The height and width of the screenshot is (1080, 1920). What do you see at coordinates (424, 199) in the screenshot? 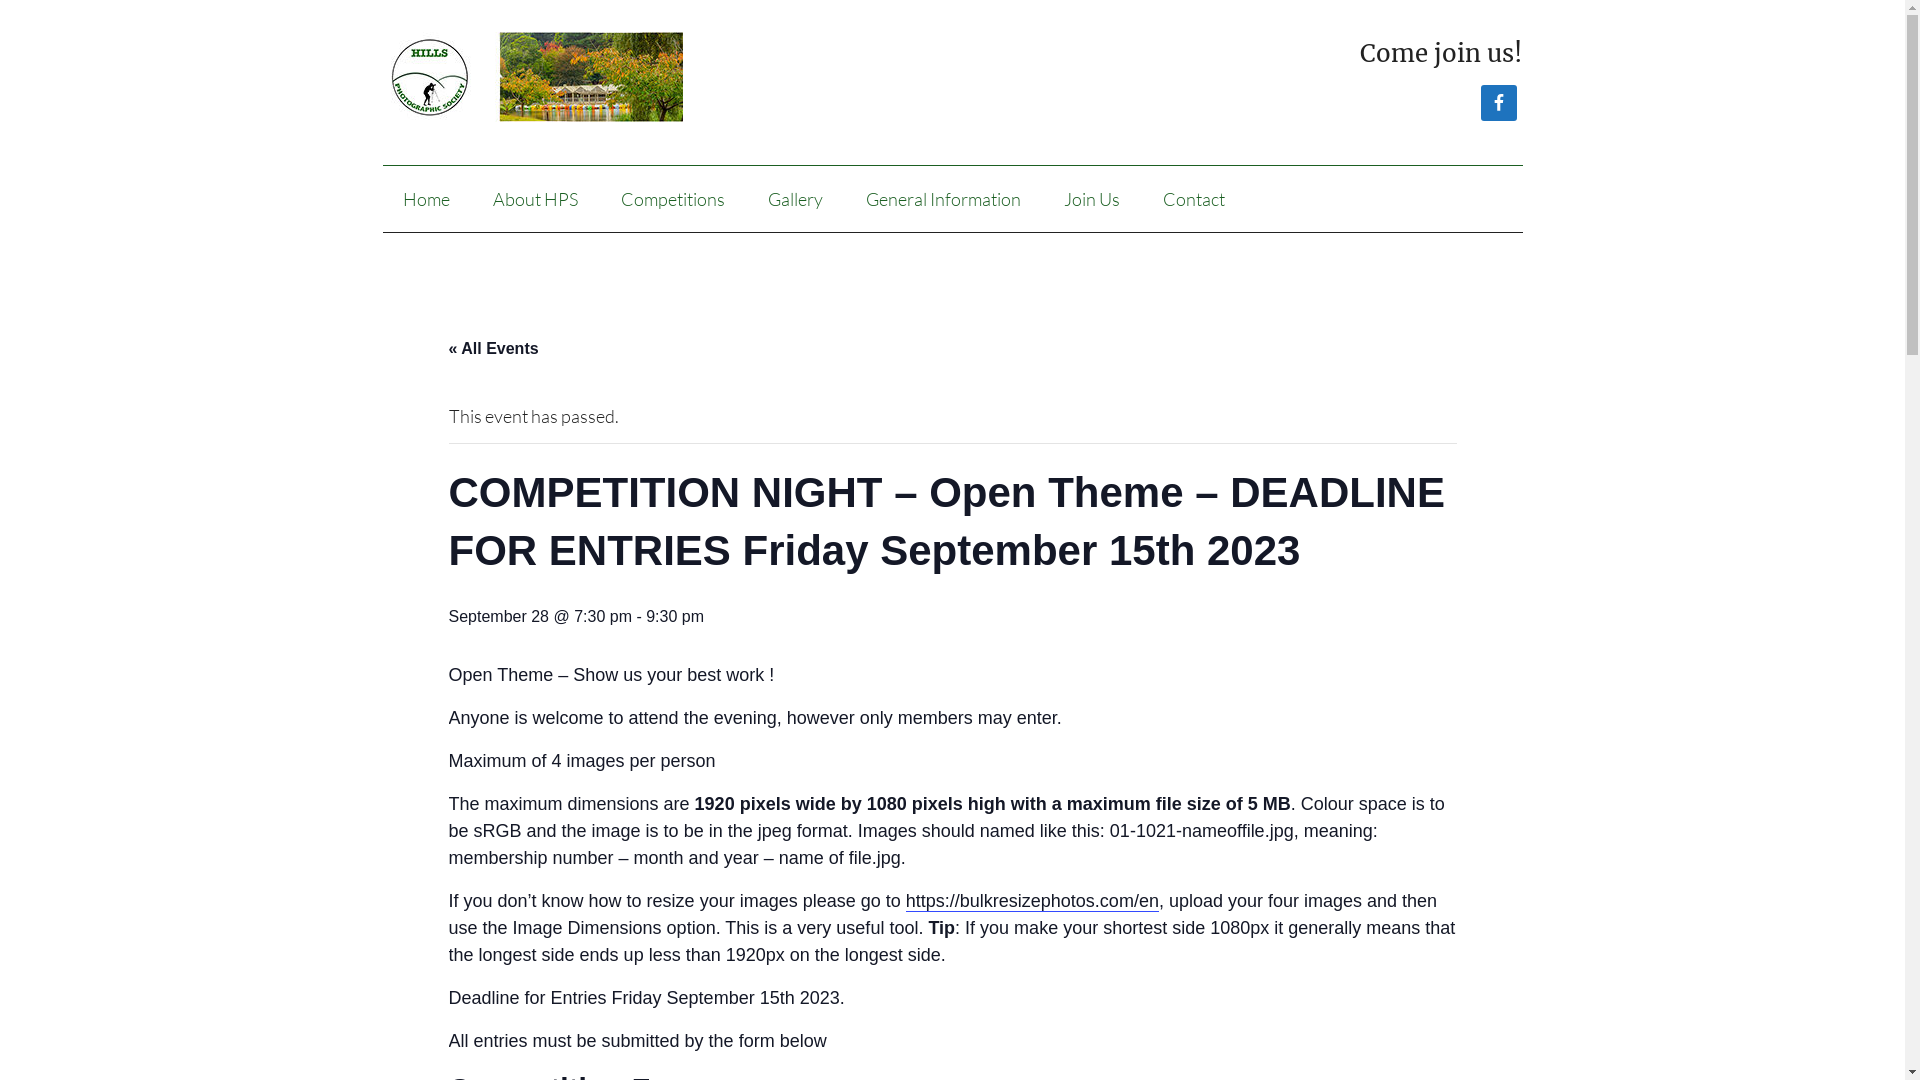
I see `'Home'` at bounding box center [424, 199].